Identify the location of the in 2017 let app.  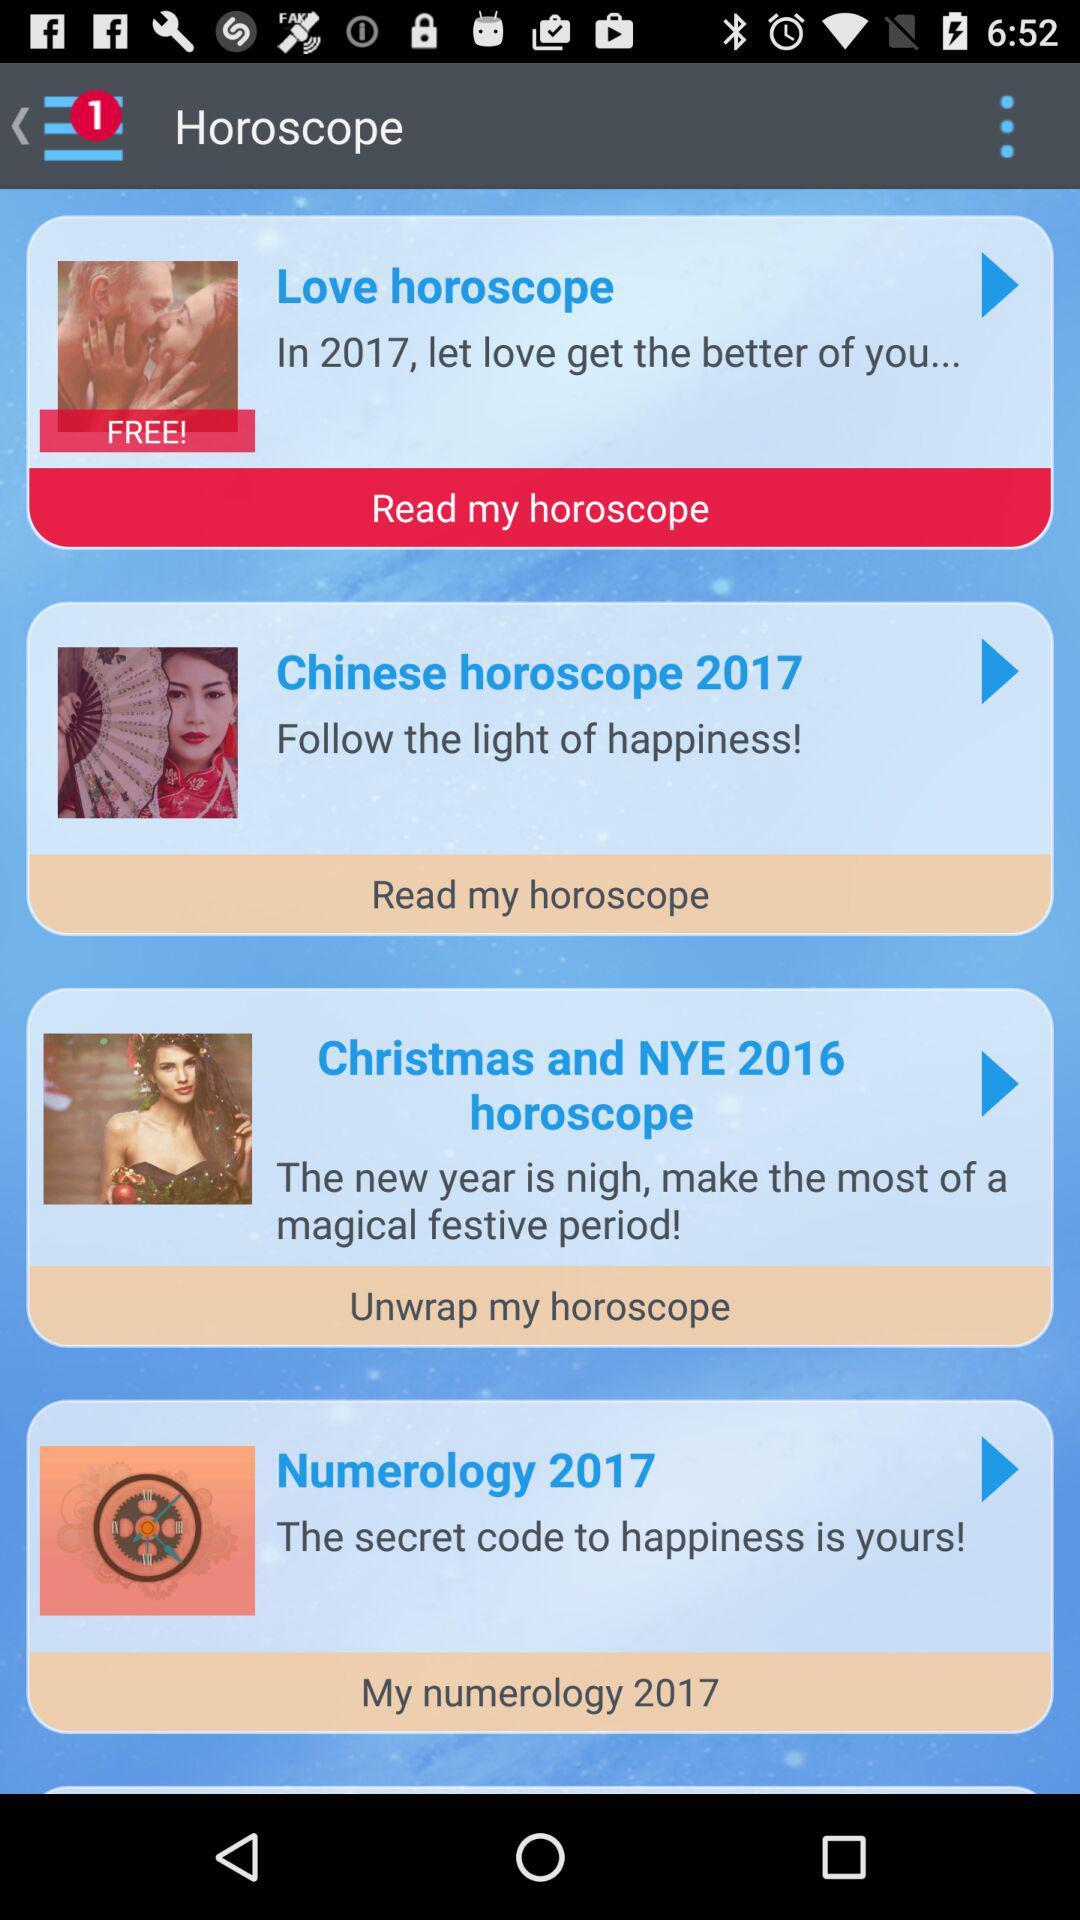
(617, 350).